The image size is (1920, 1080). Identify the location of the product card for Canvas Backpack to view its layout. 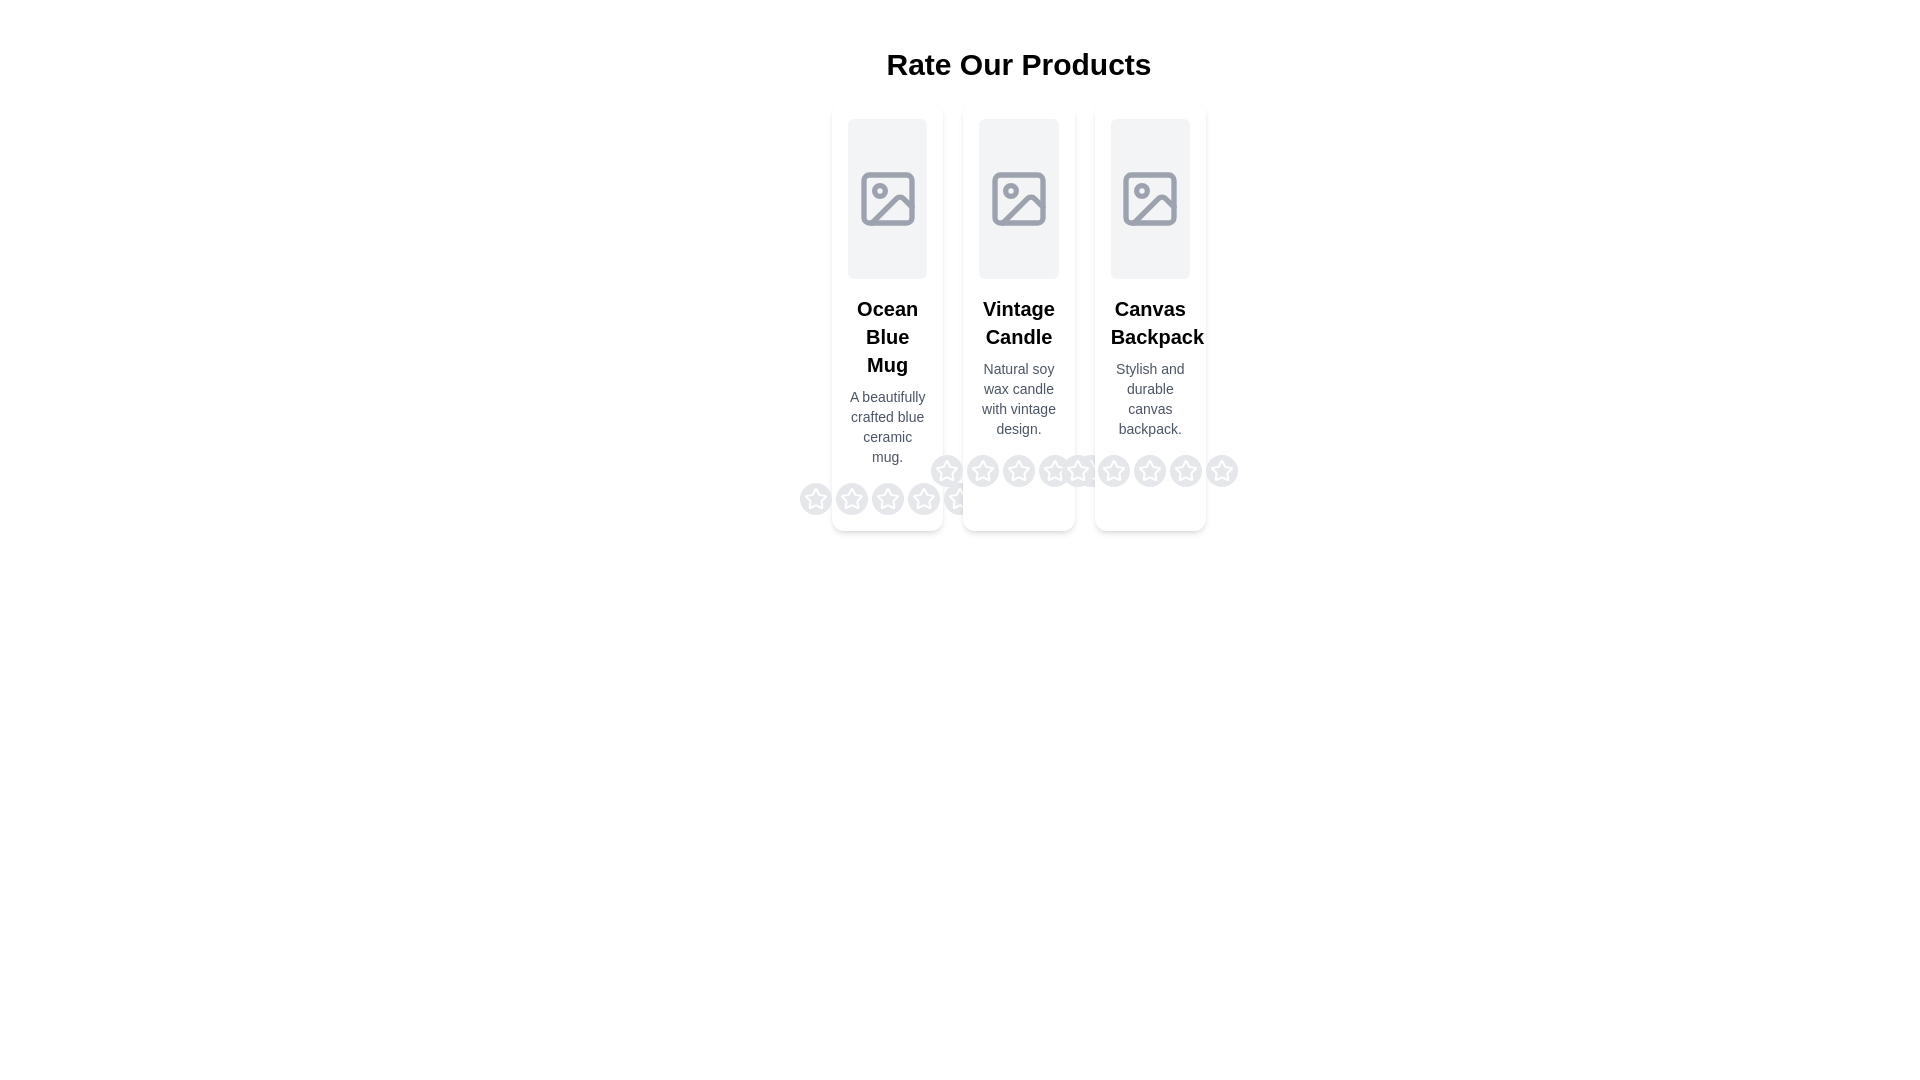
(1150, 315).